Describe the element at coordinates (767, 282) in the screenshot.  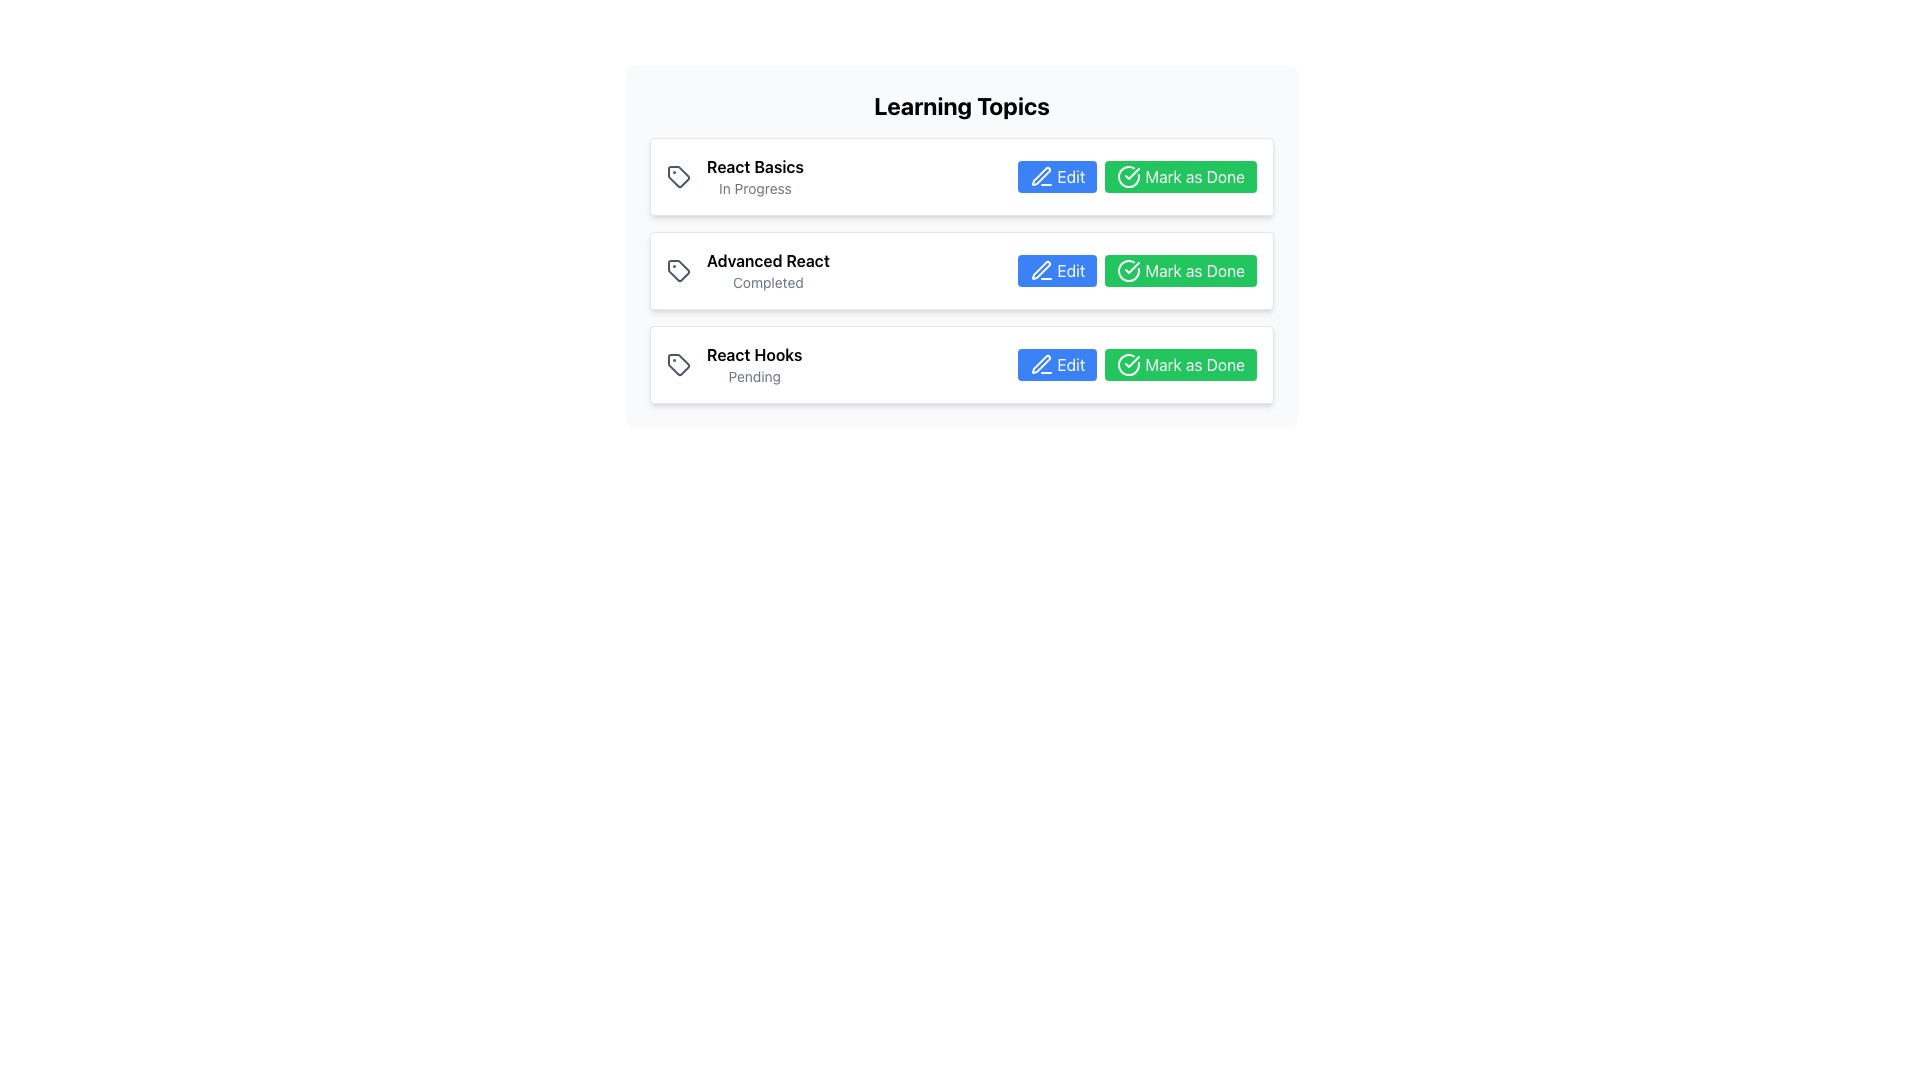
I see `the text label that reads 'Completed', which is styled in gray and positioned below the bold title 'Advanced React'` at that location.